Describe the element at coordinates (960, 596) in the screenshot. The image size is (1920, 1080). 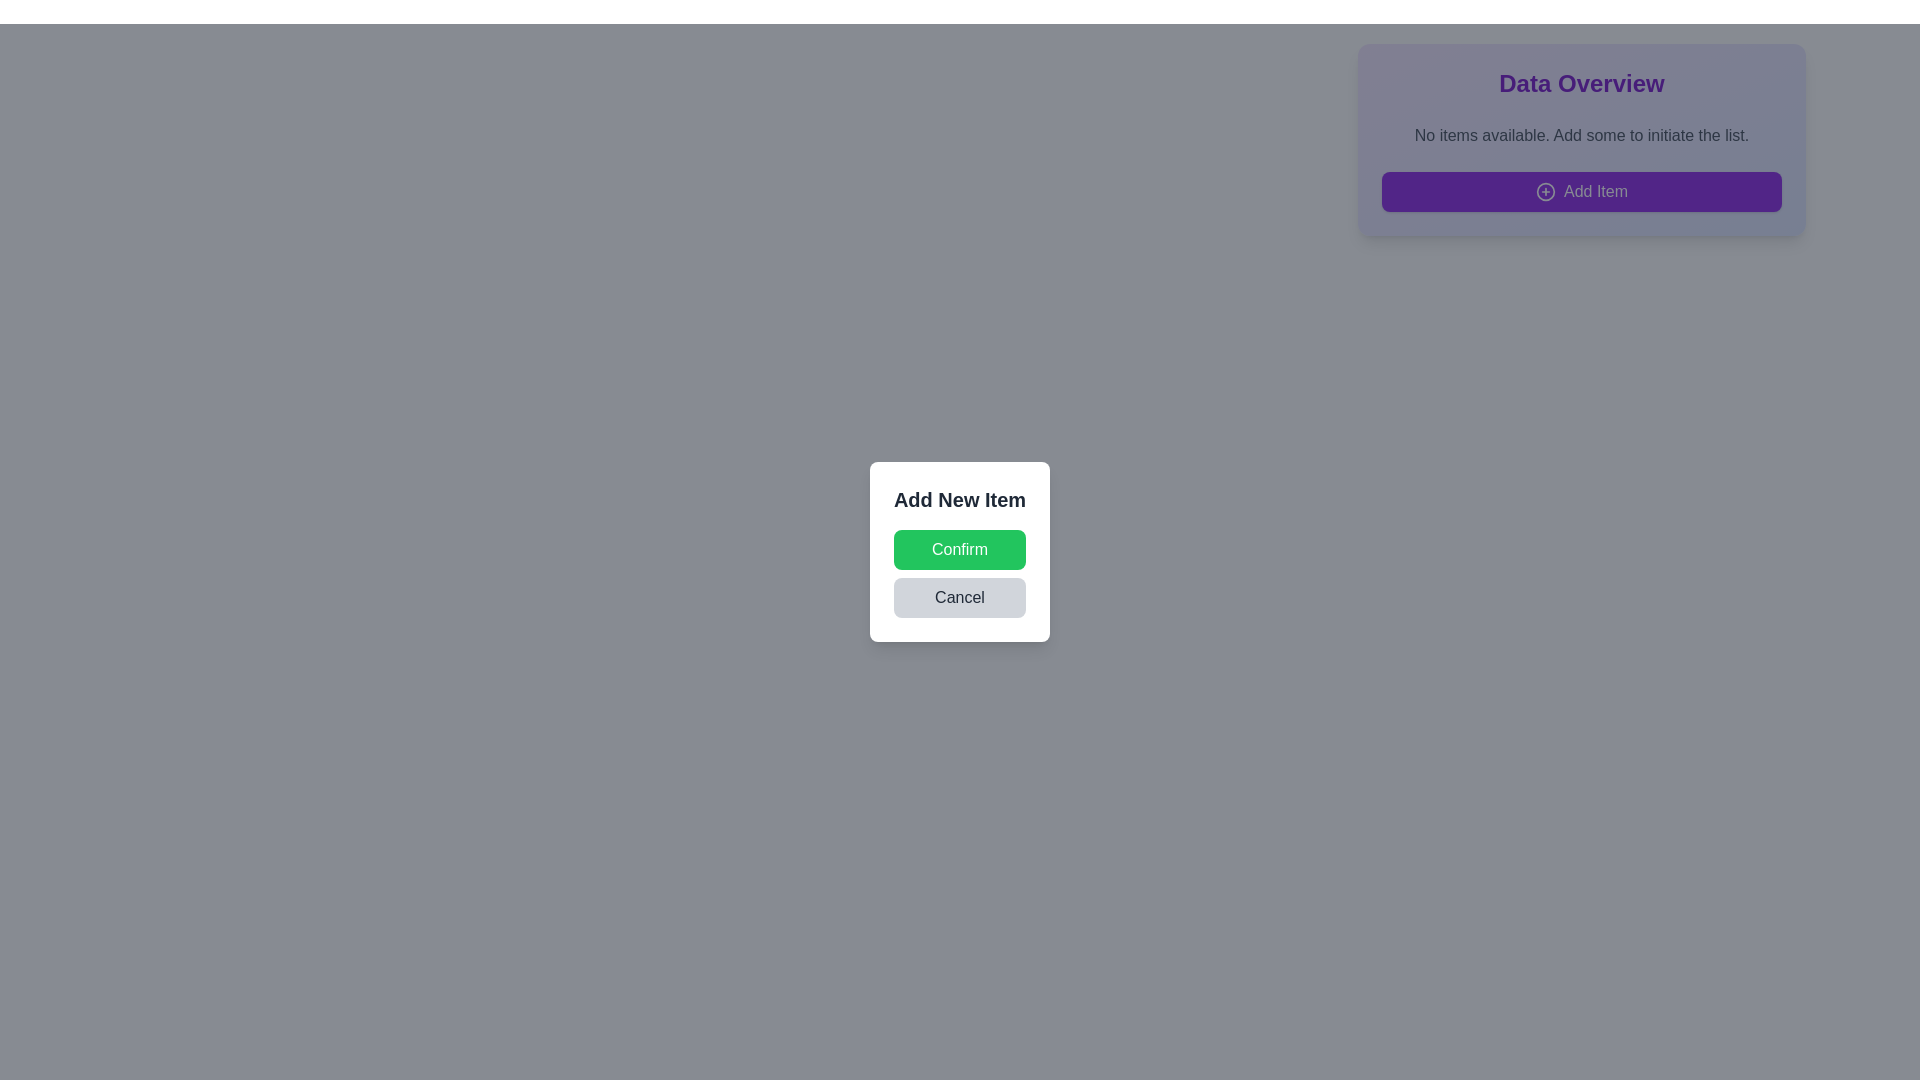
I see `the 'Cancel' button, which is a rectangular button with rounded corners and a gray background, located directly beneath the green 'Confirm' button in the modal dialog box` at that location.